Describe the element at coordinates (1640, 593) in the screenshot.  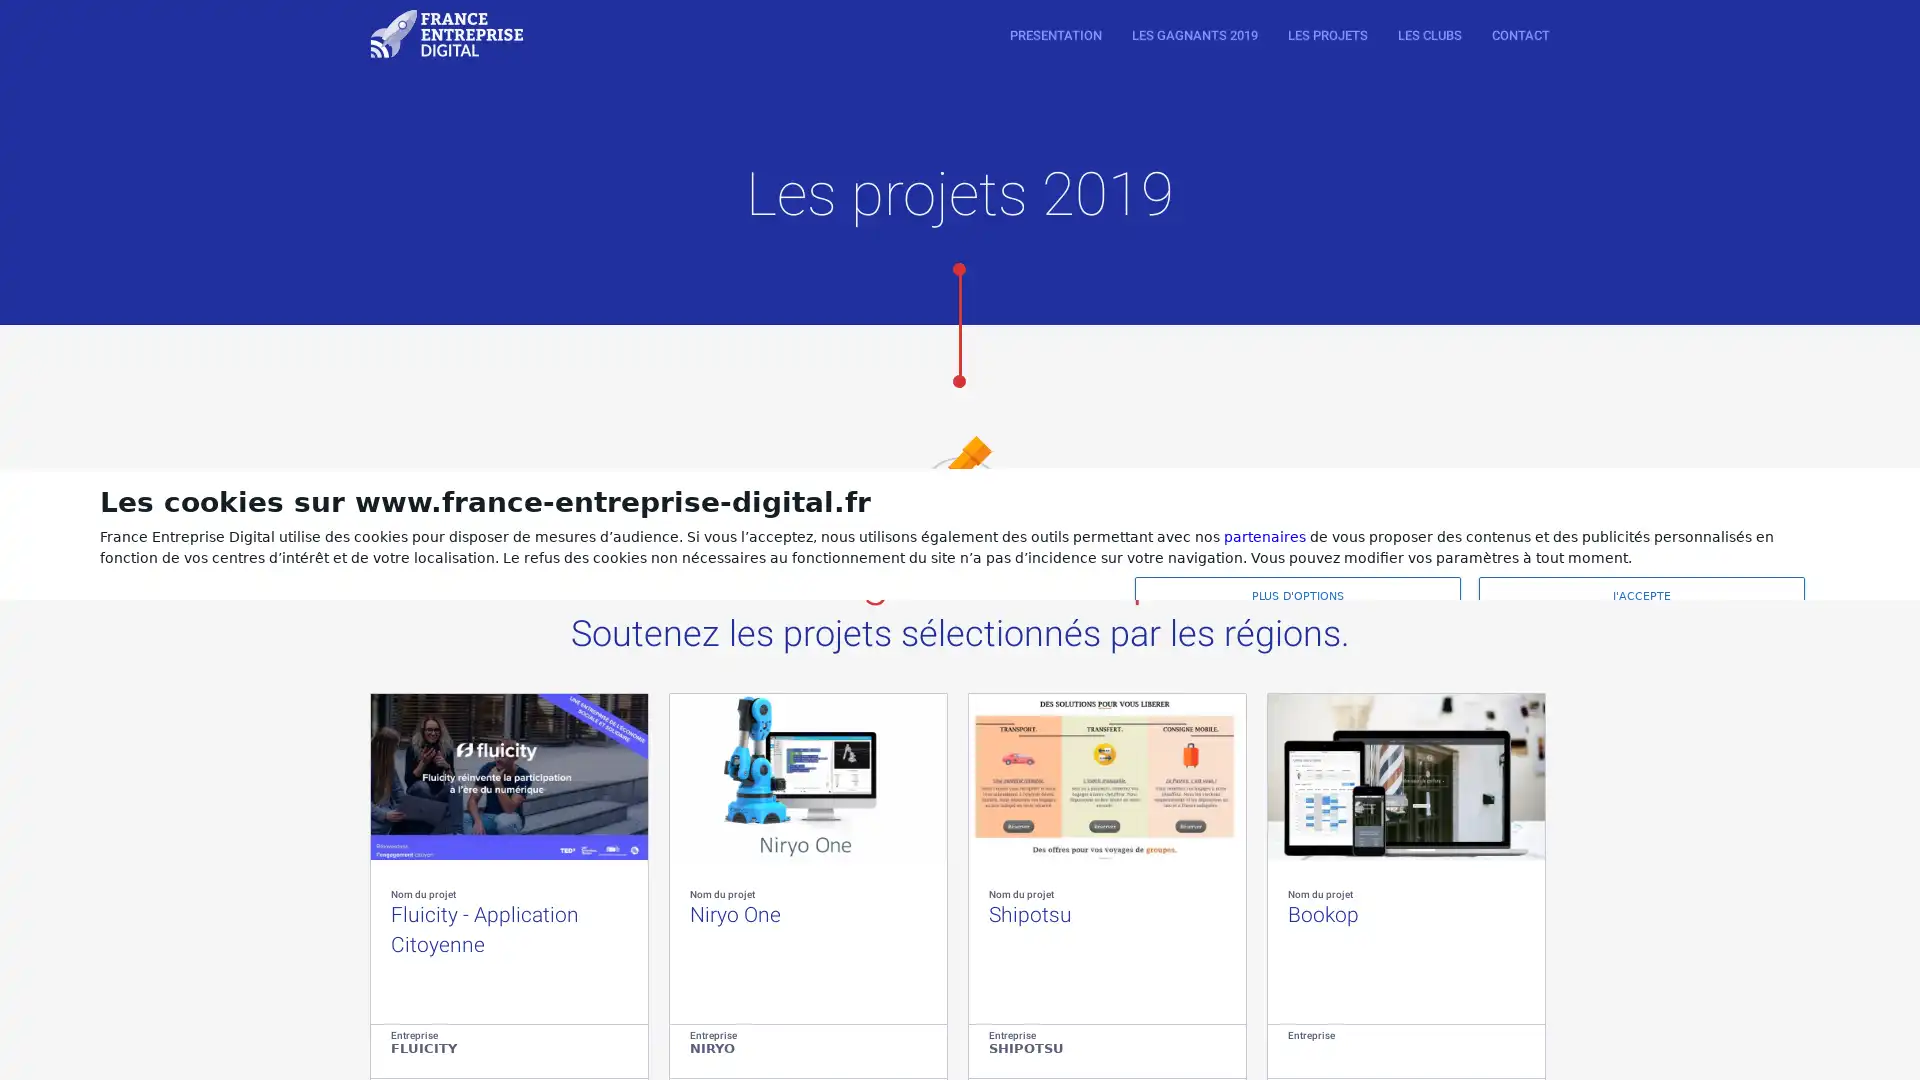
I see `J'ACCEPTE` at that location.